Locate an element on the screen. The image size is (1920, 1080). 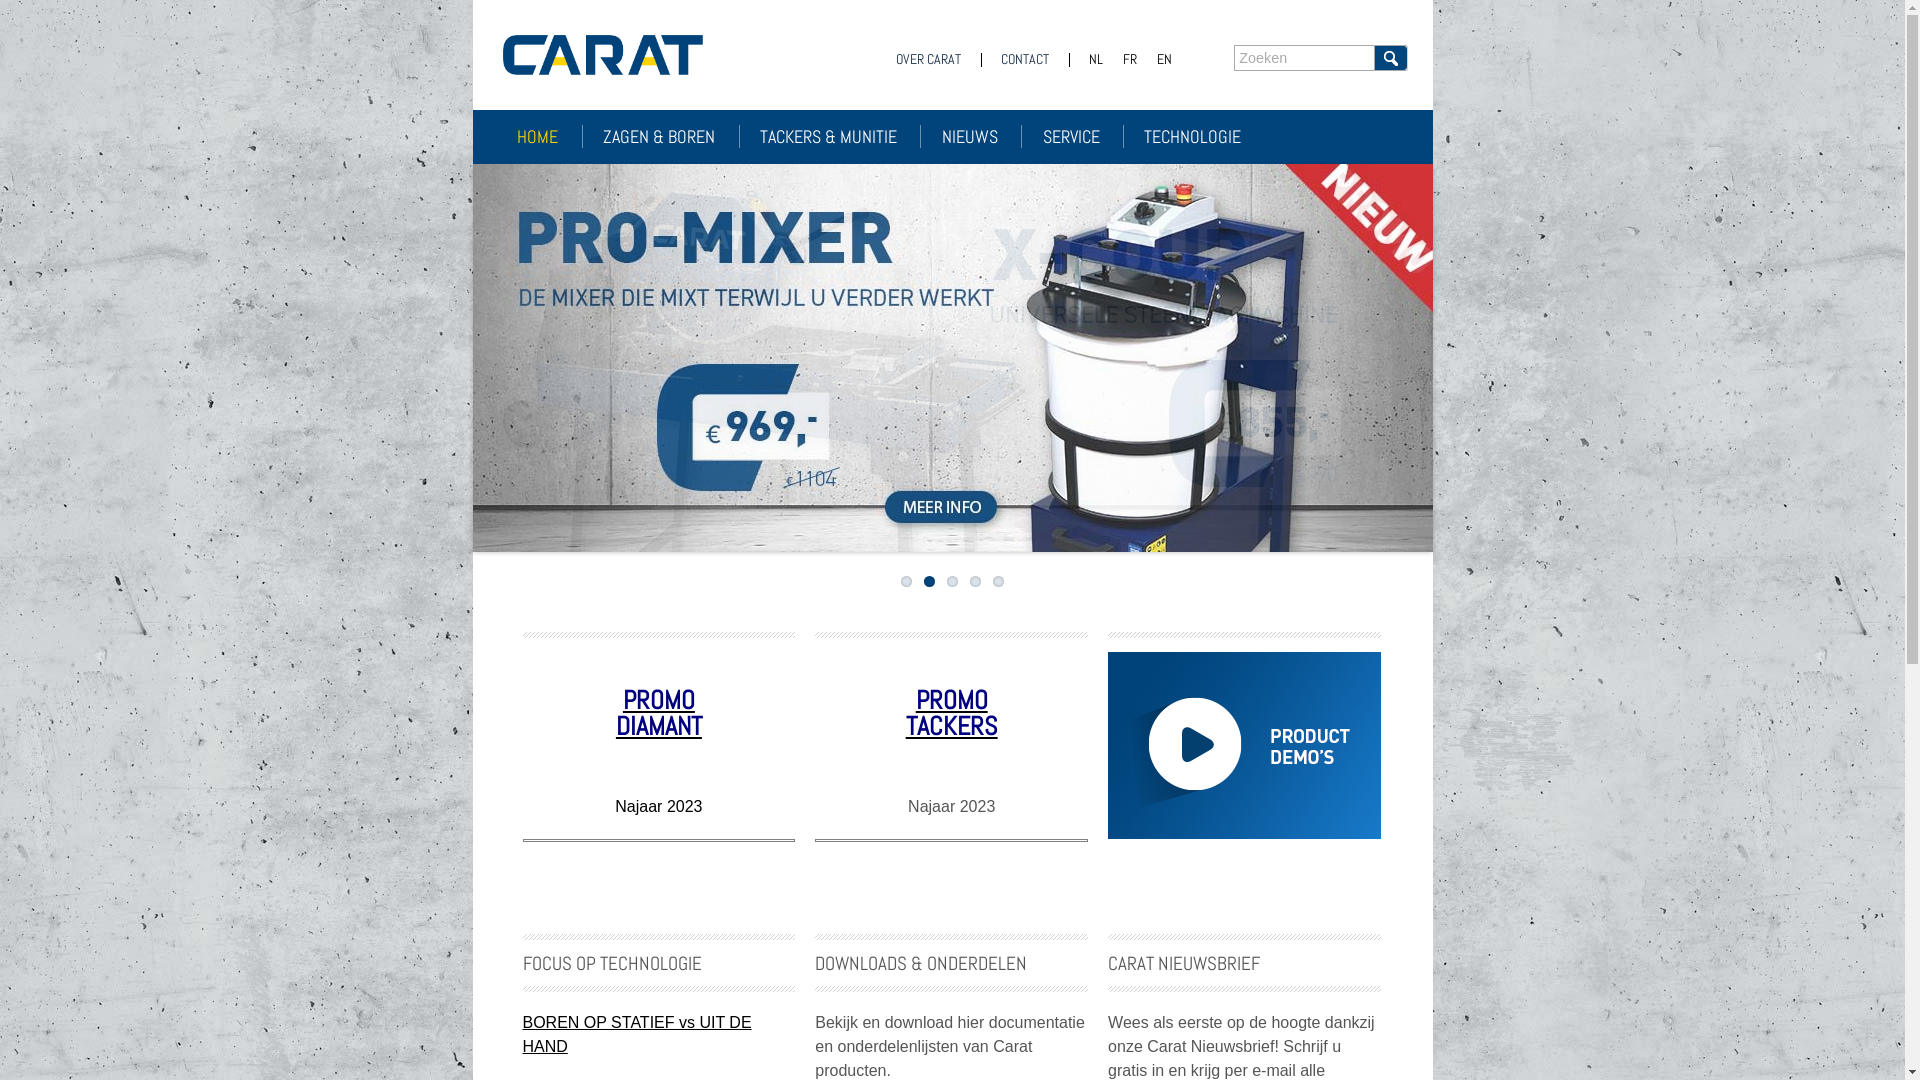
'3' is located at coordinates (951, 581).